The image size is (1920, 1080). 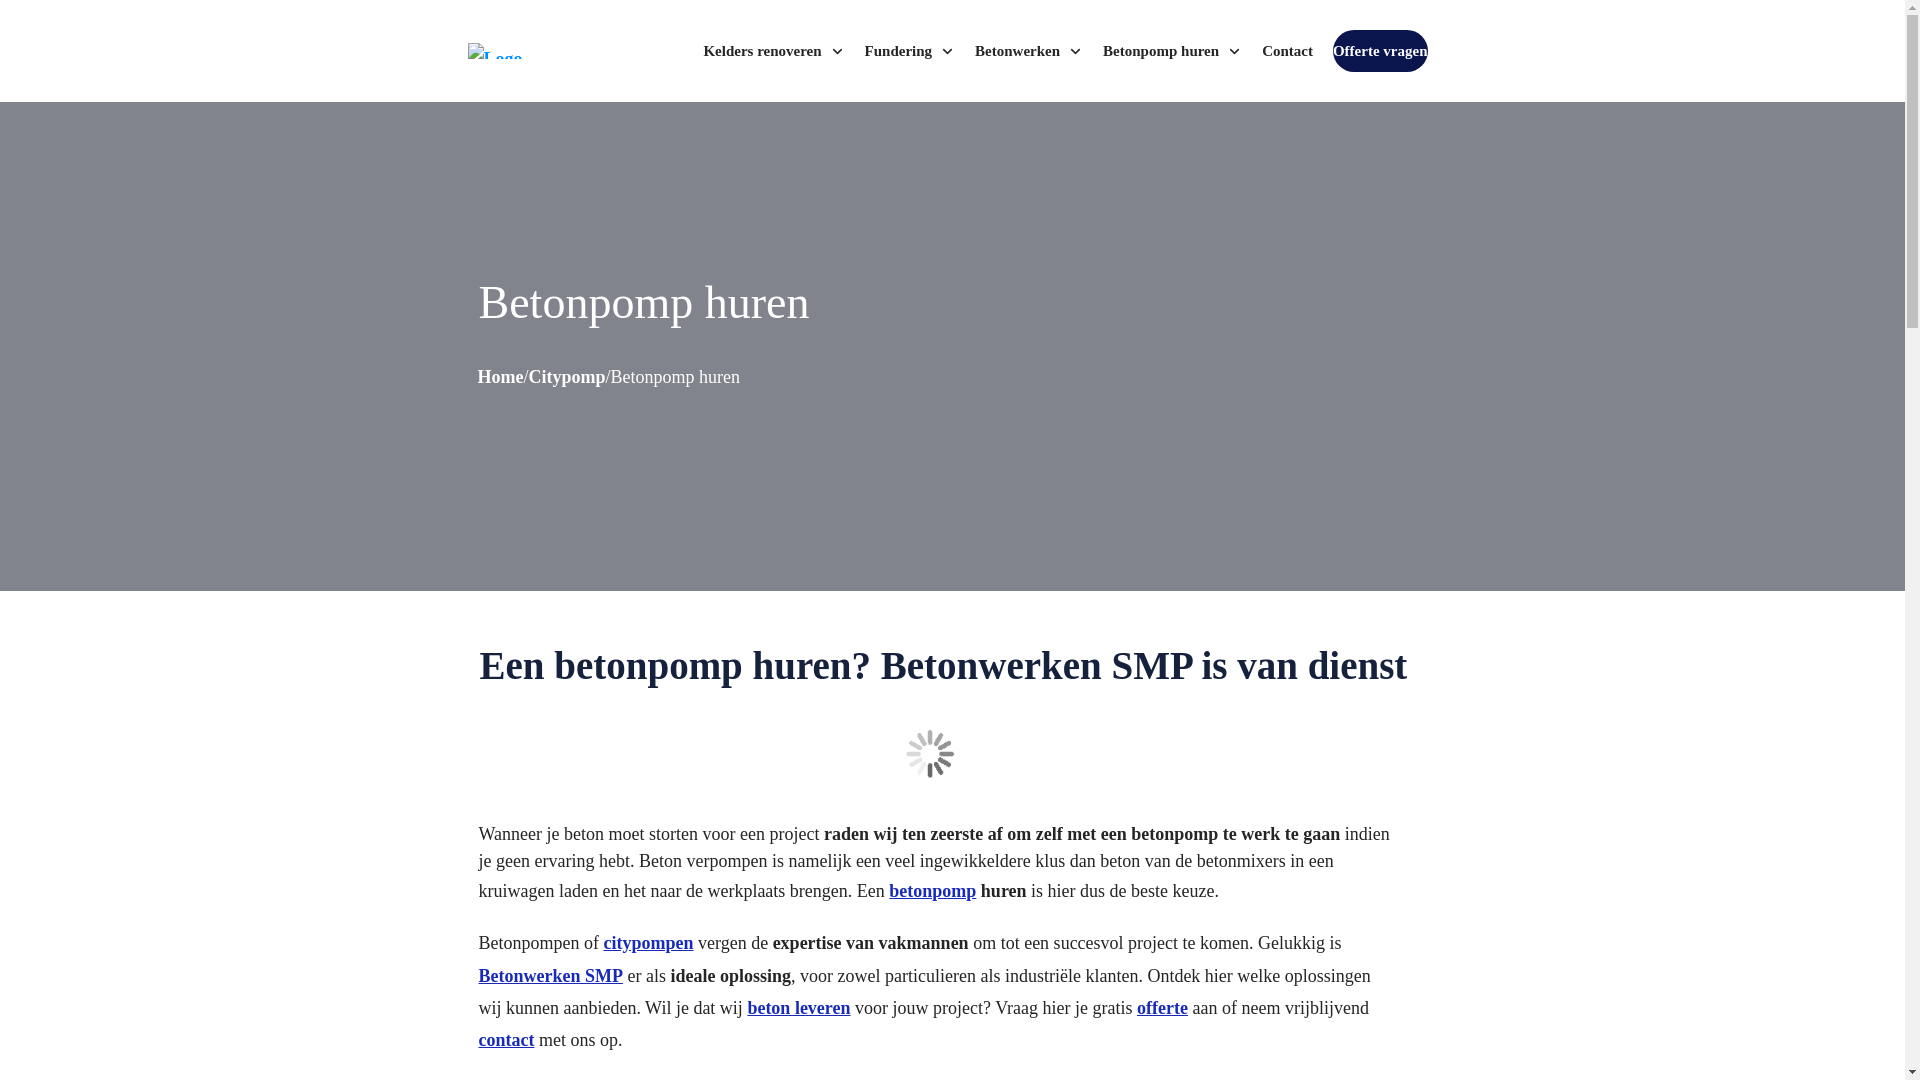 What do you see at coordinates (1287, 49) in the screenshot?
I see `'Contact'` at bounding box center [1287, 49].